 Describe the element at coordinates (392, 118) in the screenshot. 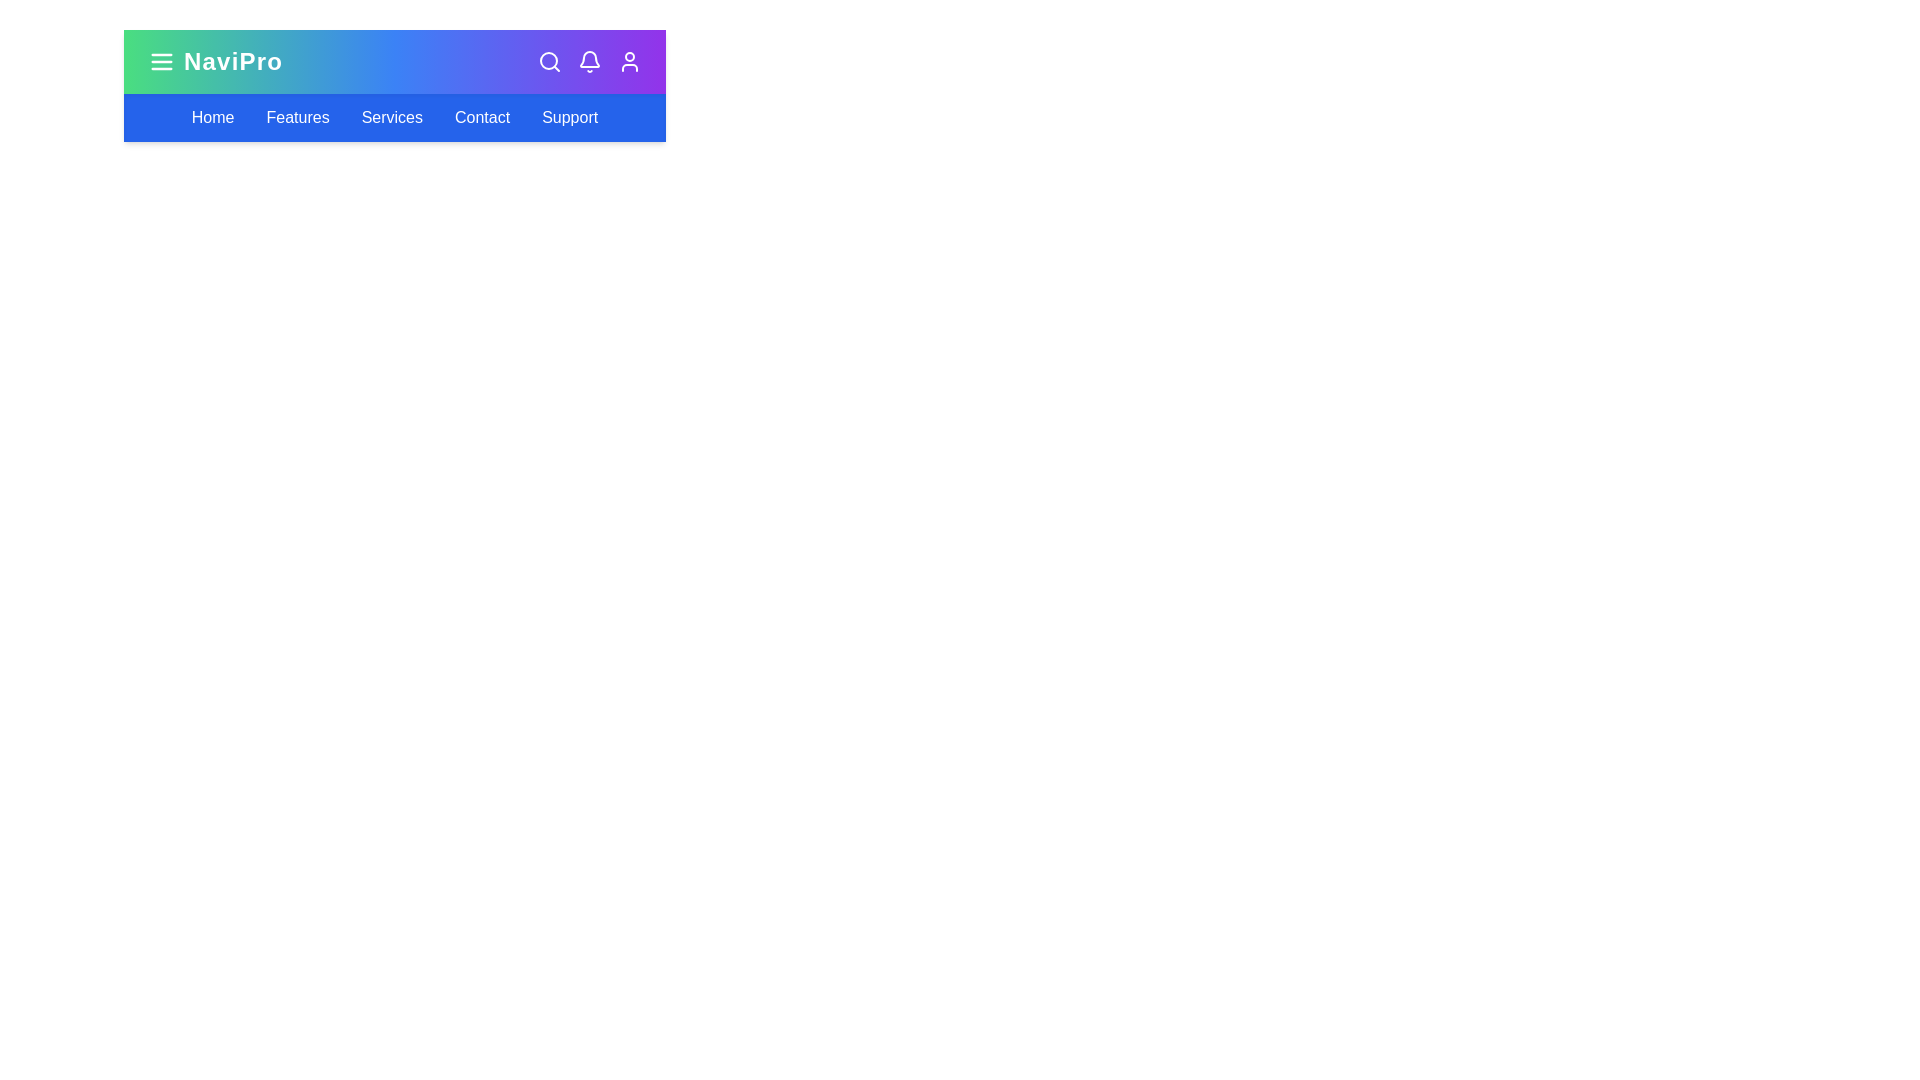

I see `the navigation link Services to observe its hover effect` at that location.